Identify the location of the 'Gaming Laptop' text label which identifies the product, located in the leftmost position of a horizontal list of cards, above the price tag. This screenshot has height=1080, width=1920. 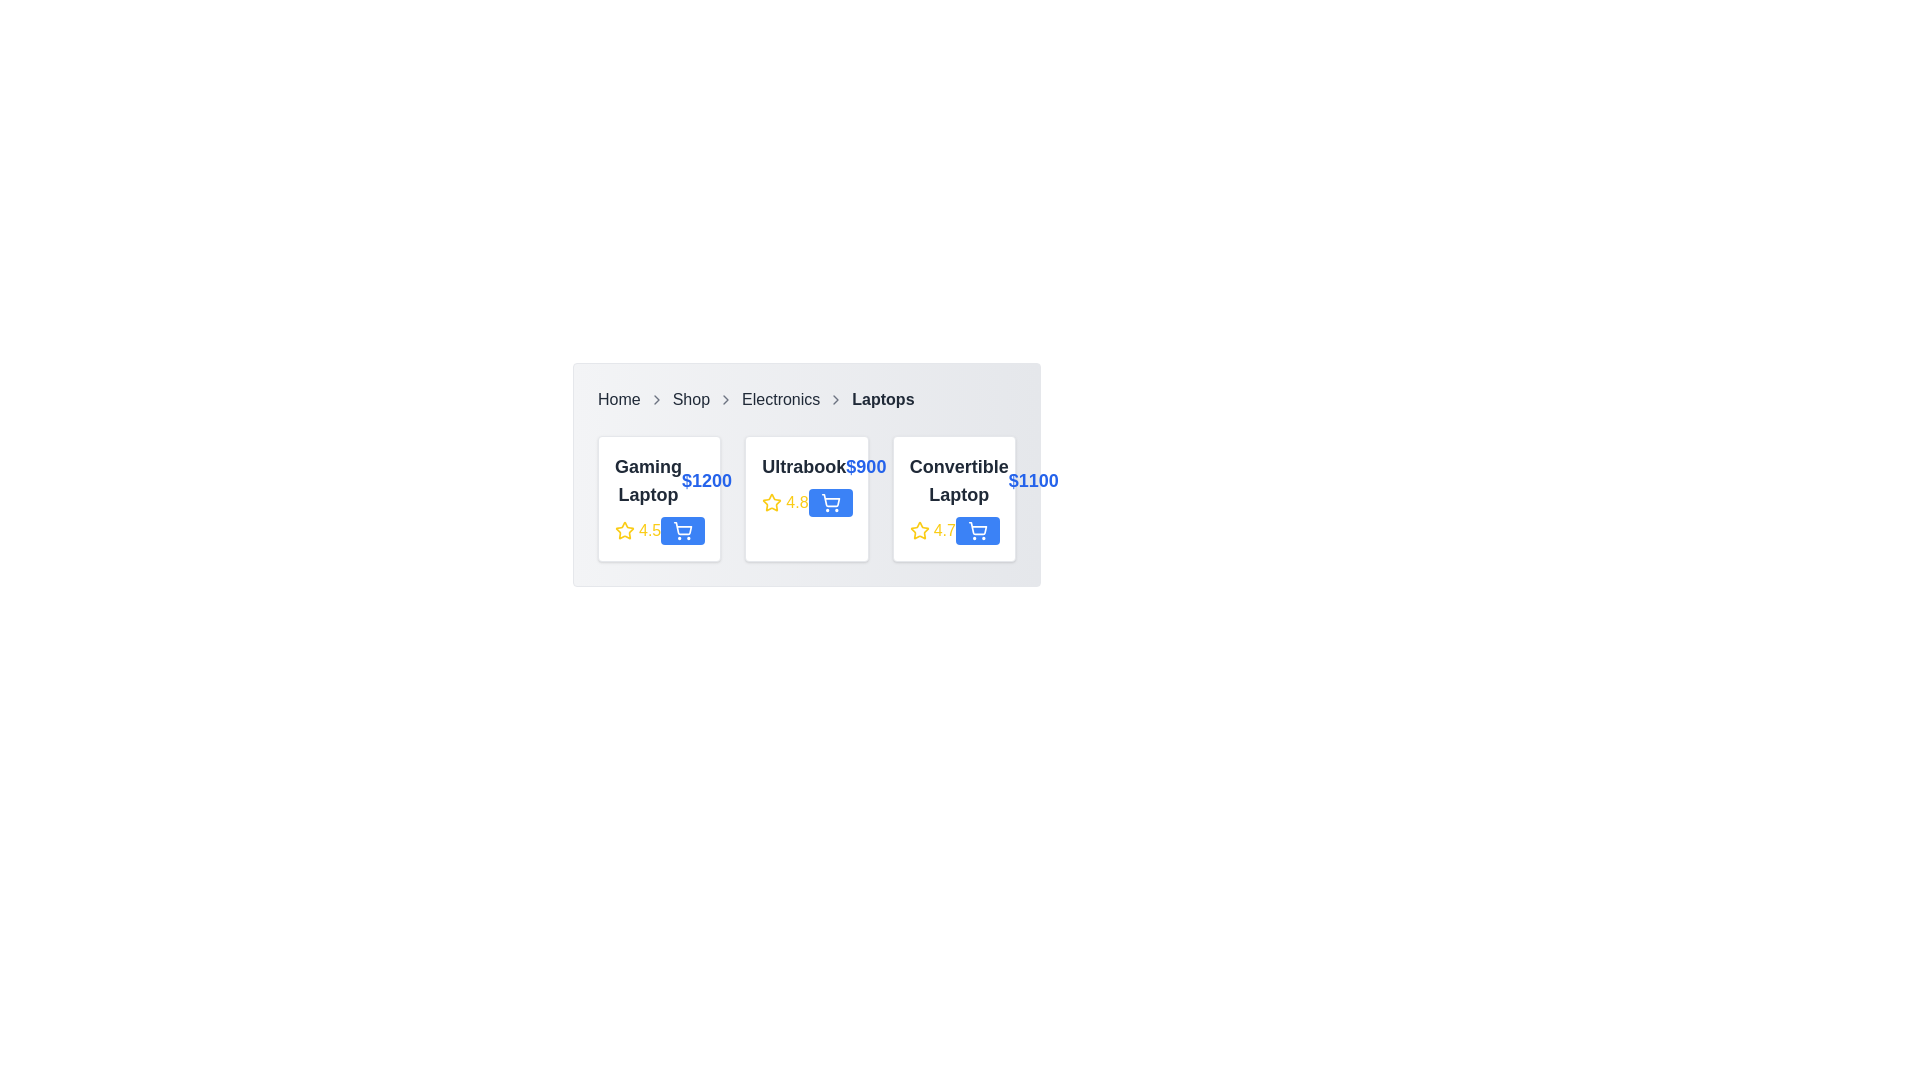
(648, 481).